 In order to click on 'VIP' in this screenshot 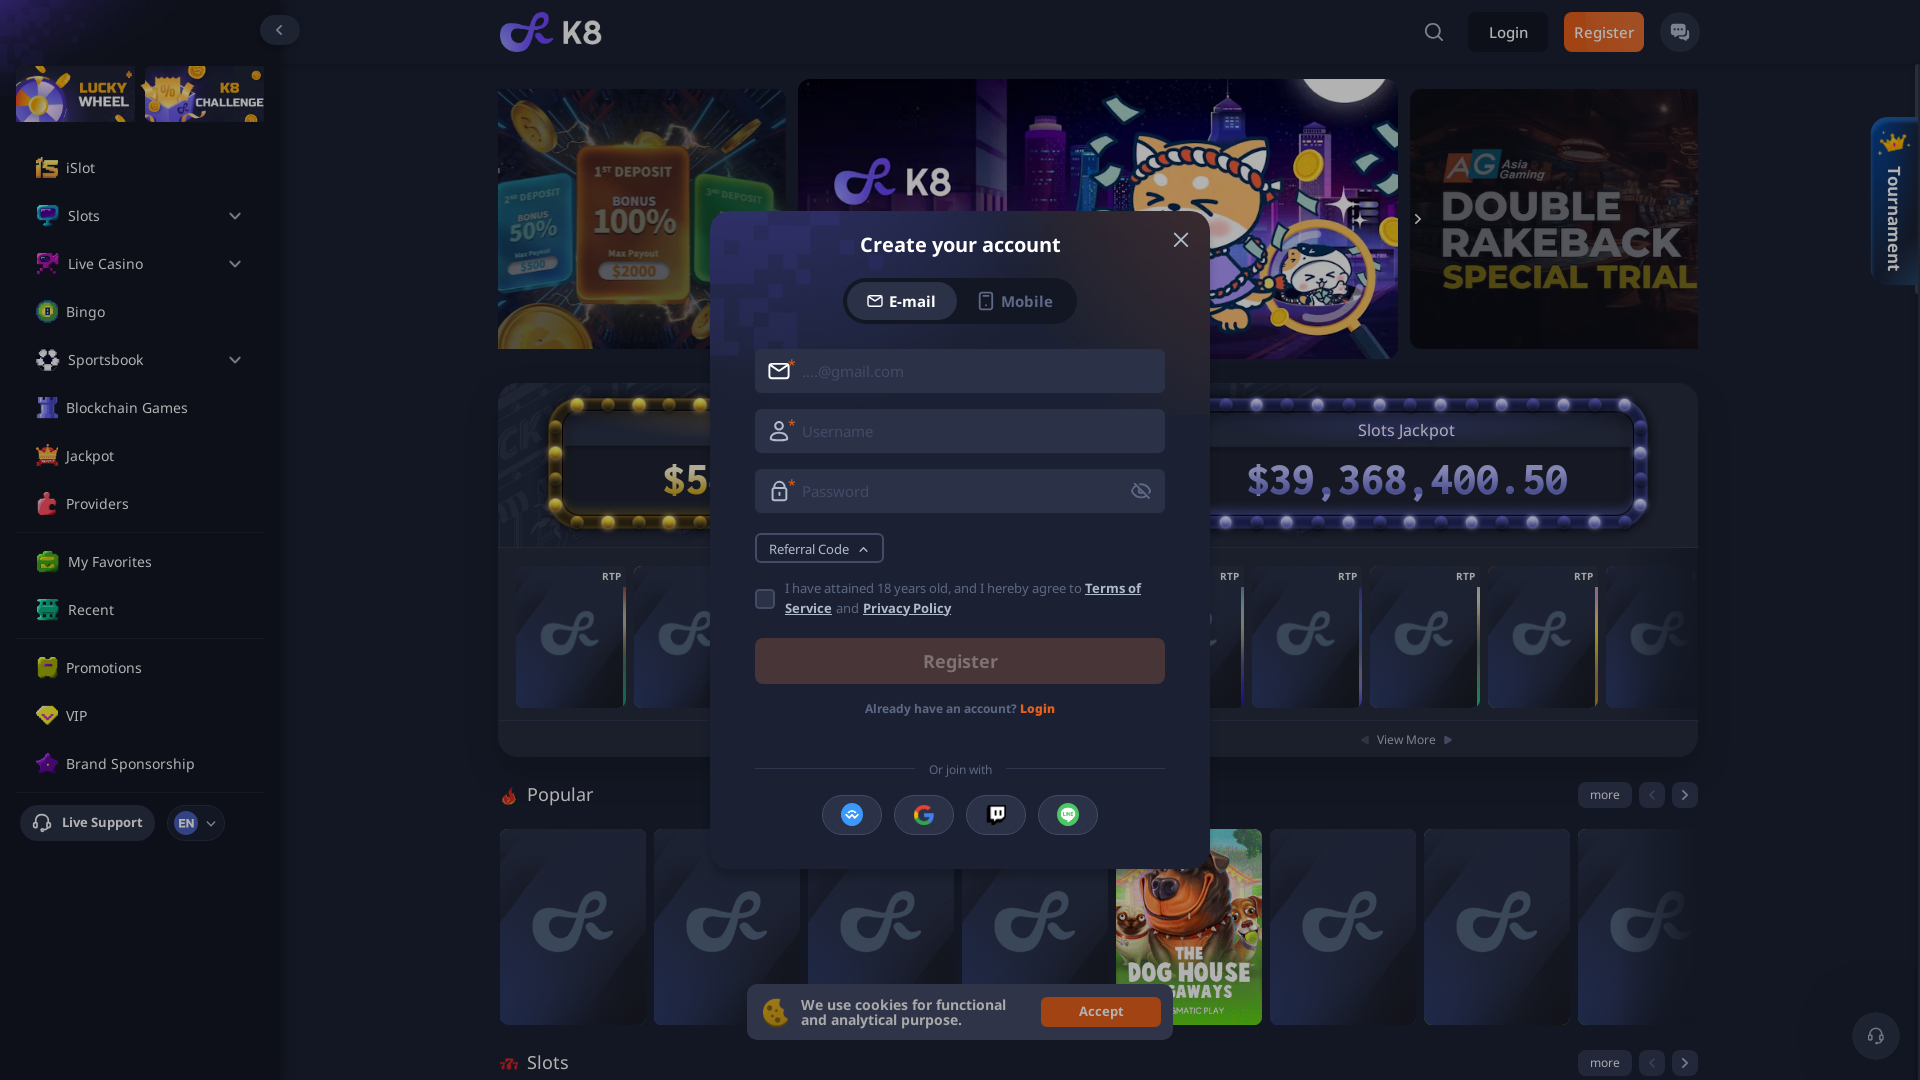, I will do `click(153, 715)`.